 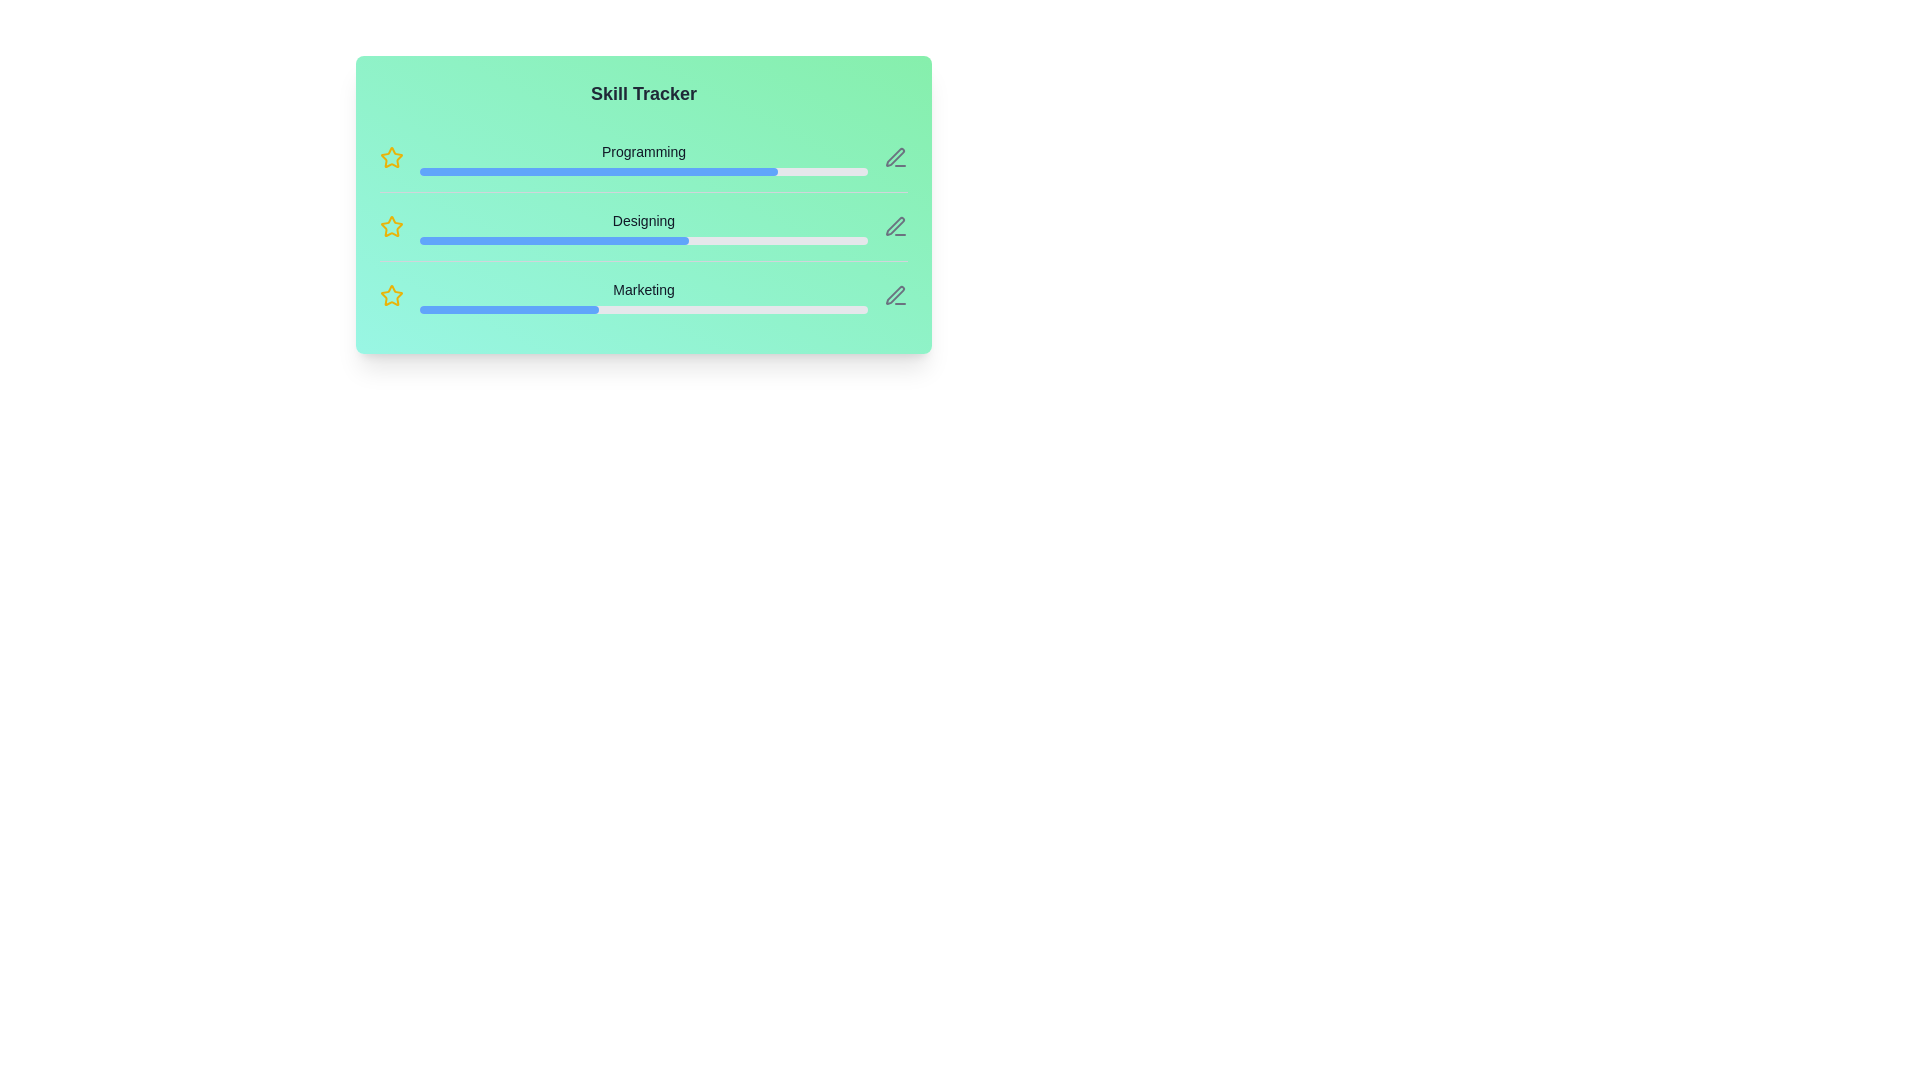 What do you see at coordinates (895, 226) in the screenshot?
I see `the edit icon next to the skill Designing` at bounding box center [895, 226].